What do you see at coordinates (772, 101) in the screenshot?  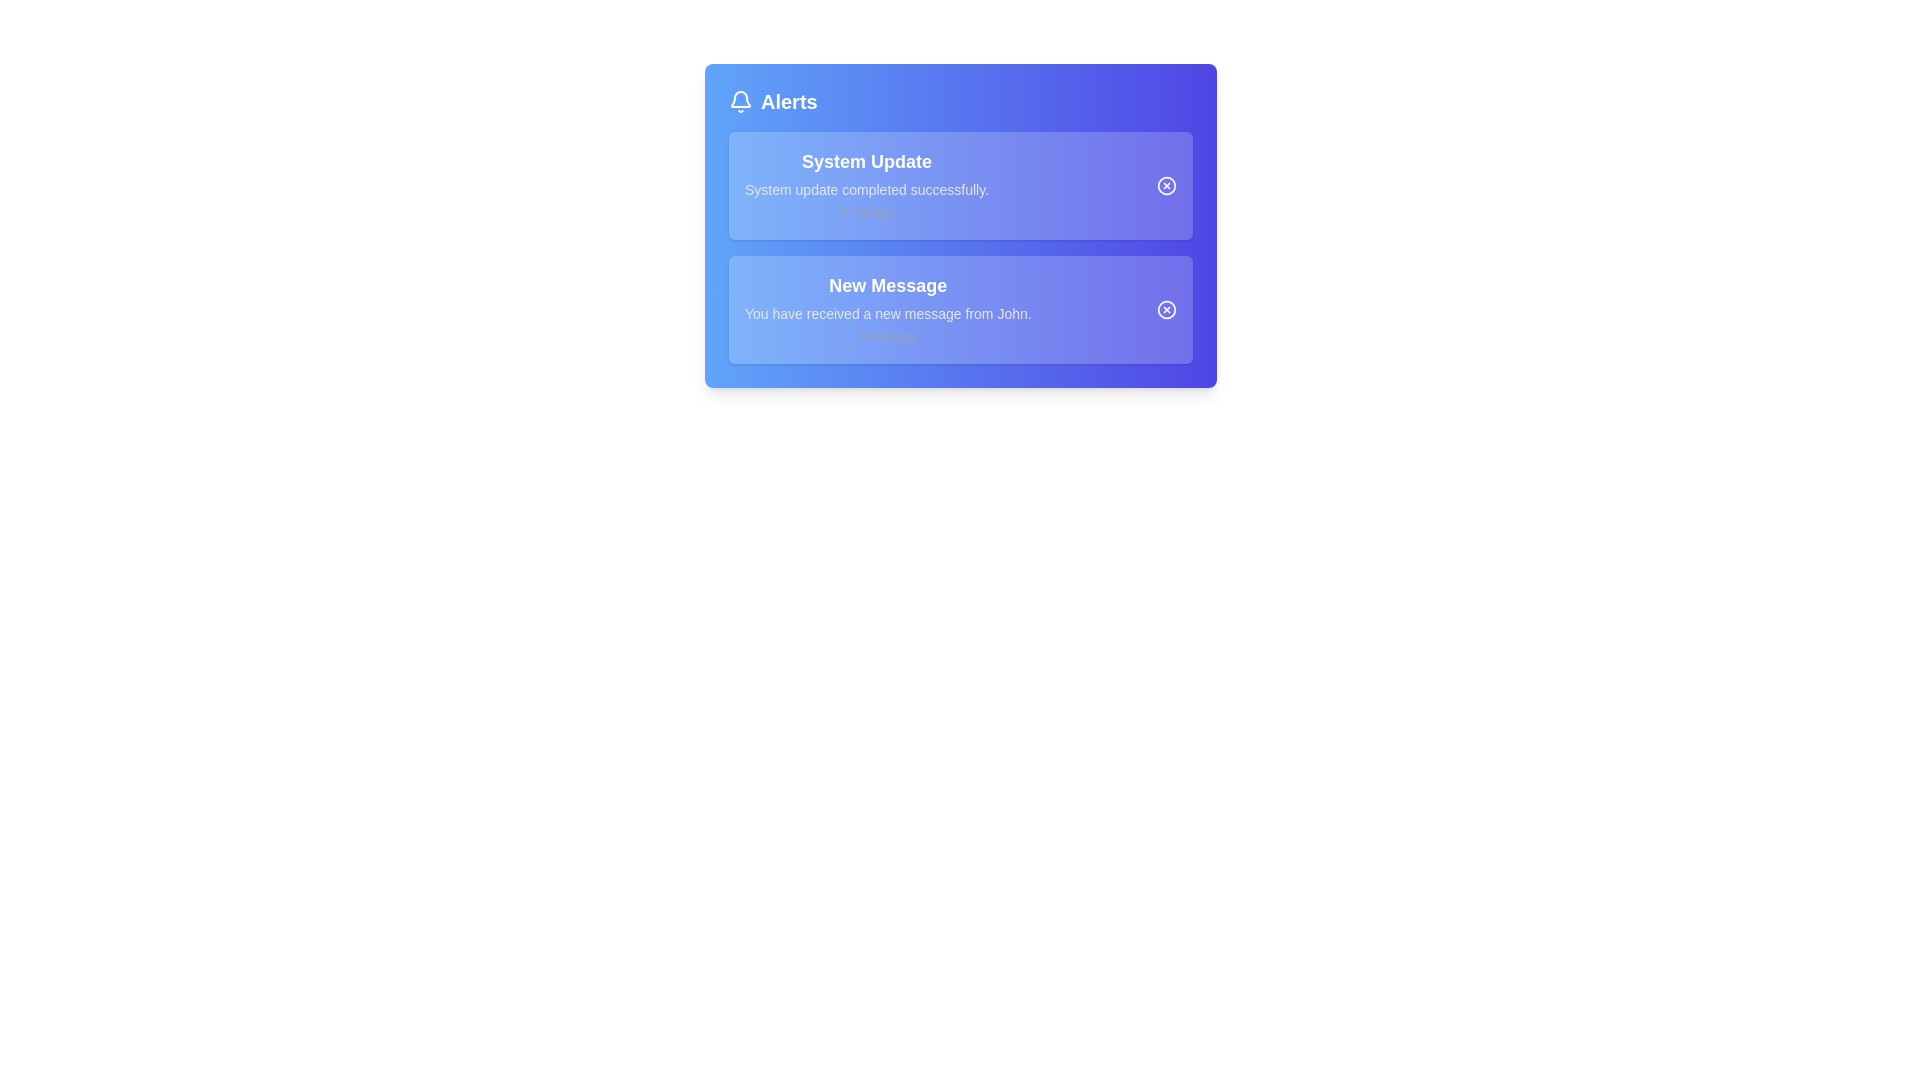 I see `the label with an icon that indicates alert-related items, located at the top-left corner of the main interface` at bounding box center [772, 101].